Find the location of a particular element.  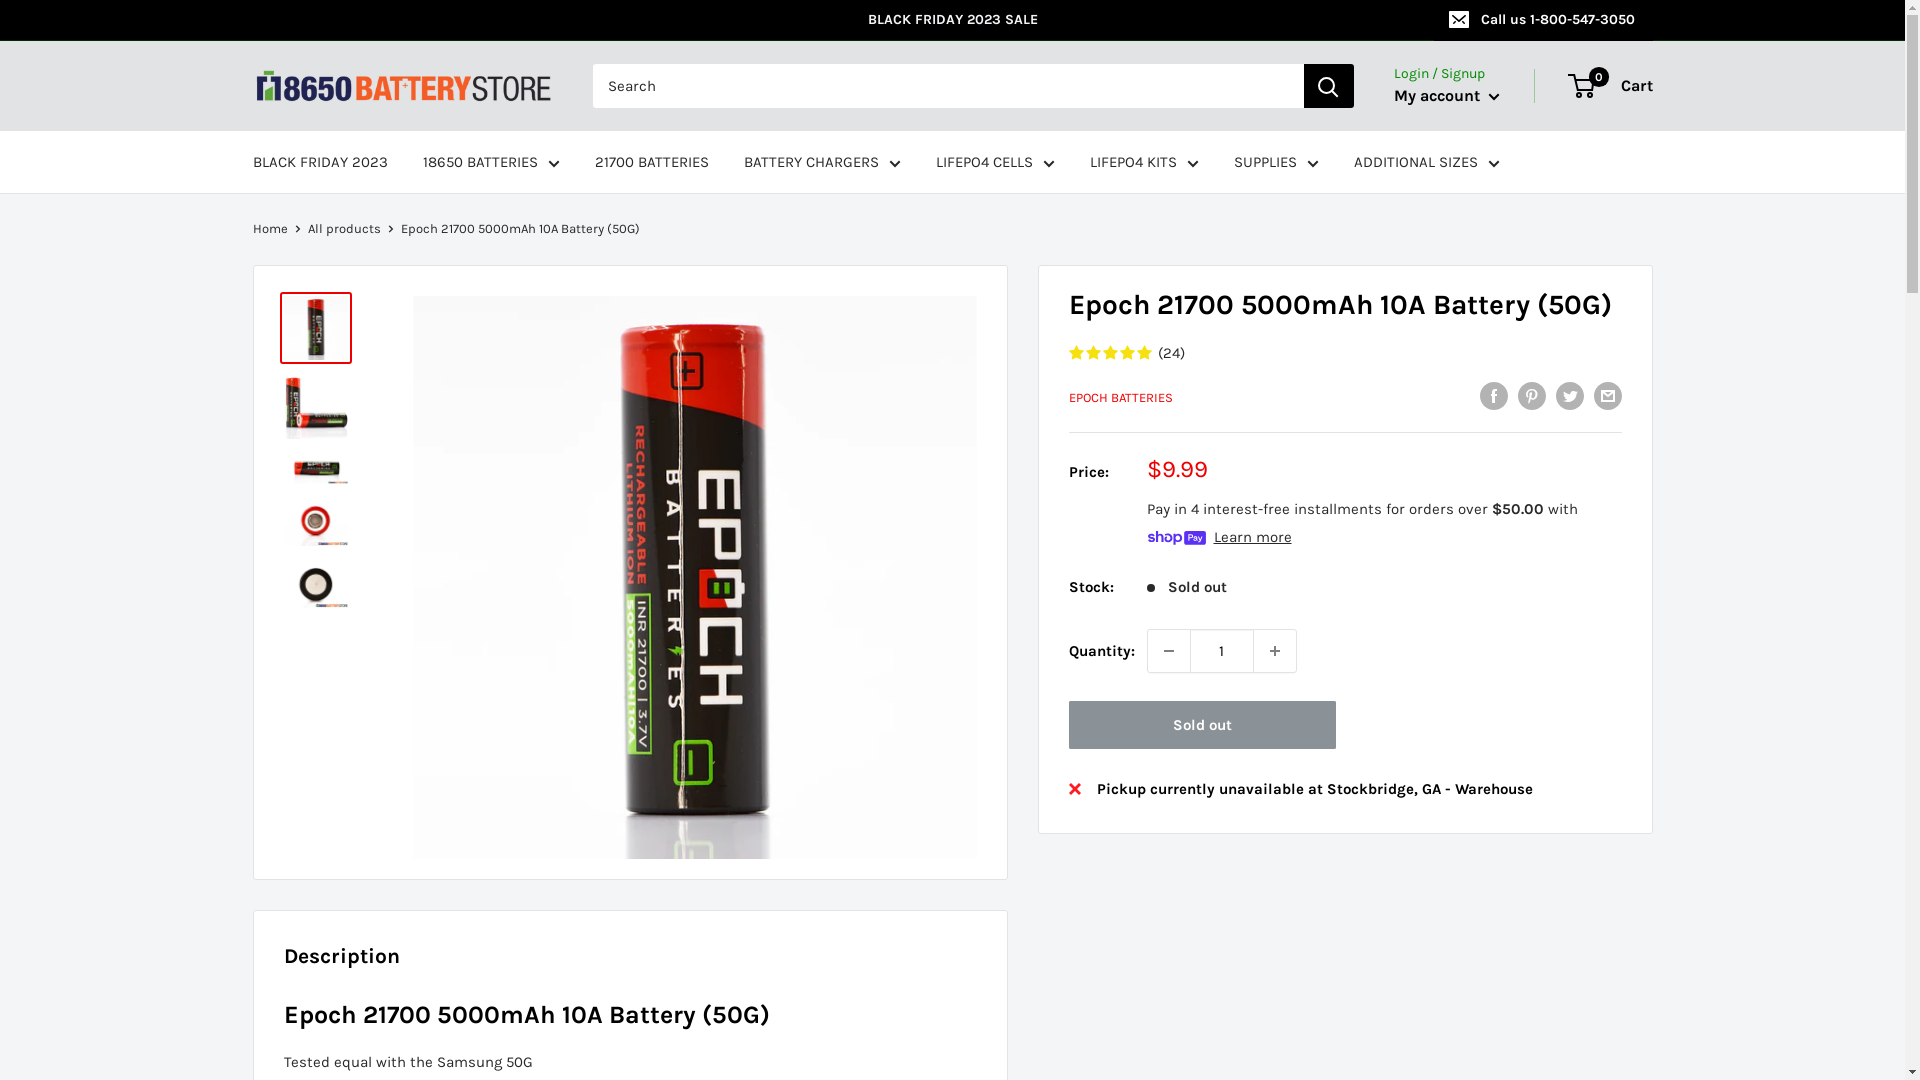

'LIFEPO4 CELLS' is located at coordinates (995, 161).